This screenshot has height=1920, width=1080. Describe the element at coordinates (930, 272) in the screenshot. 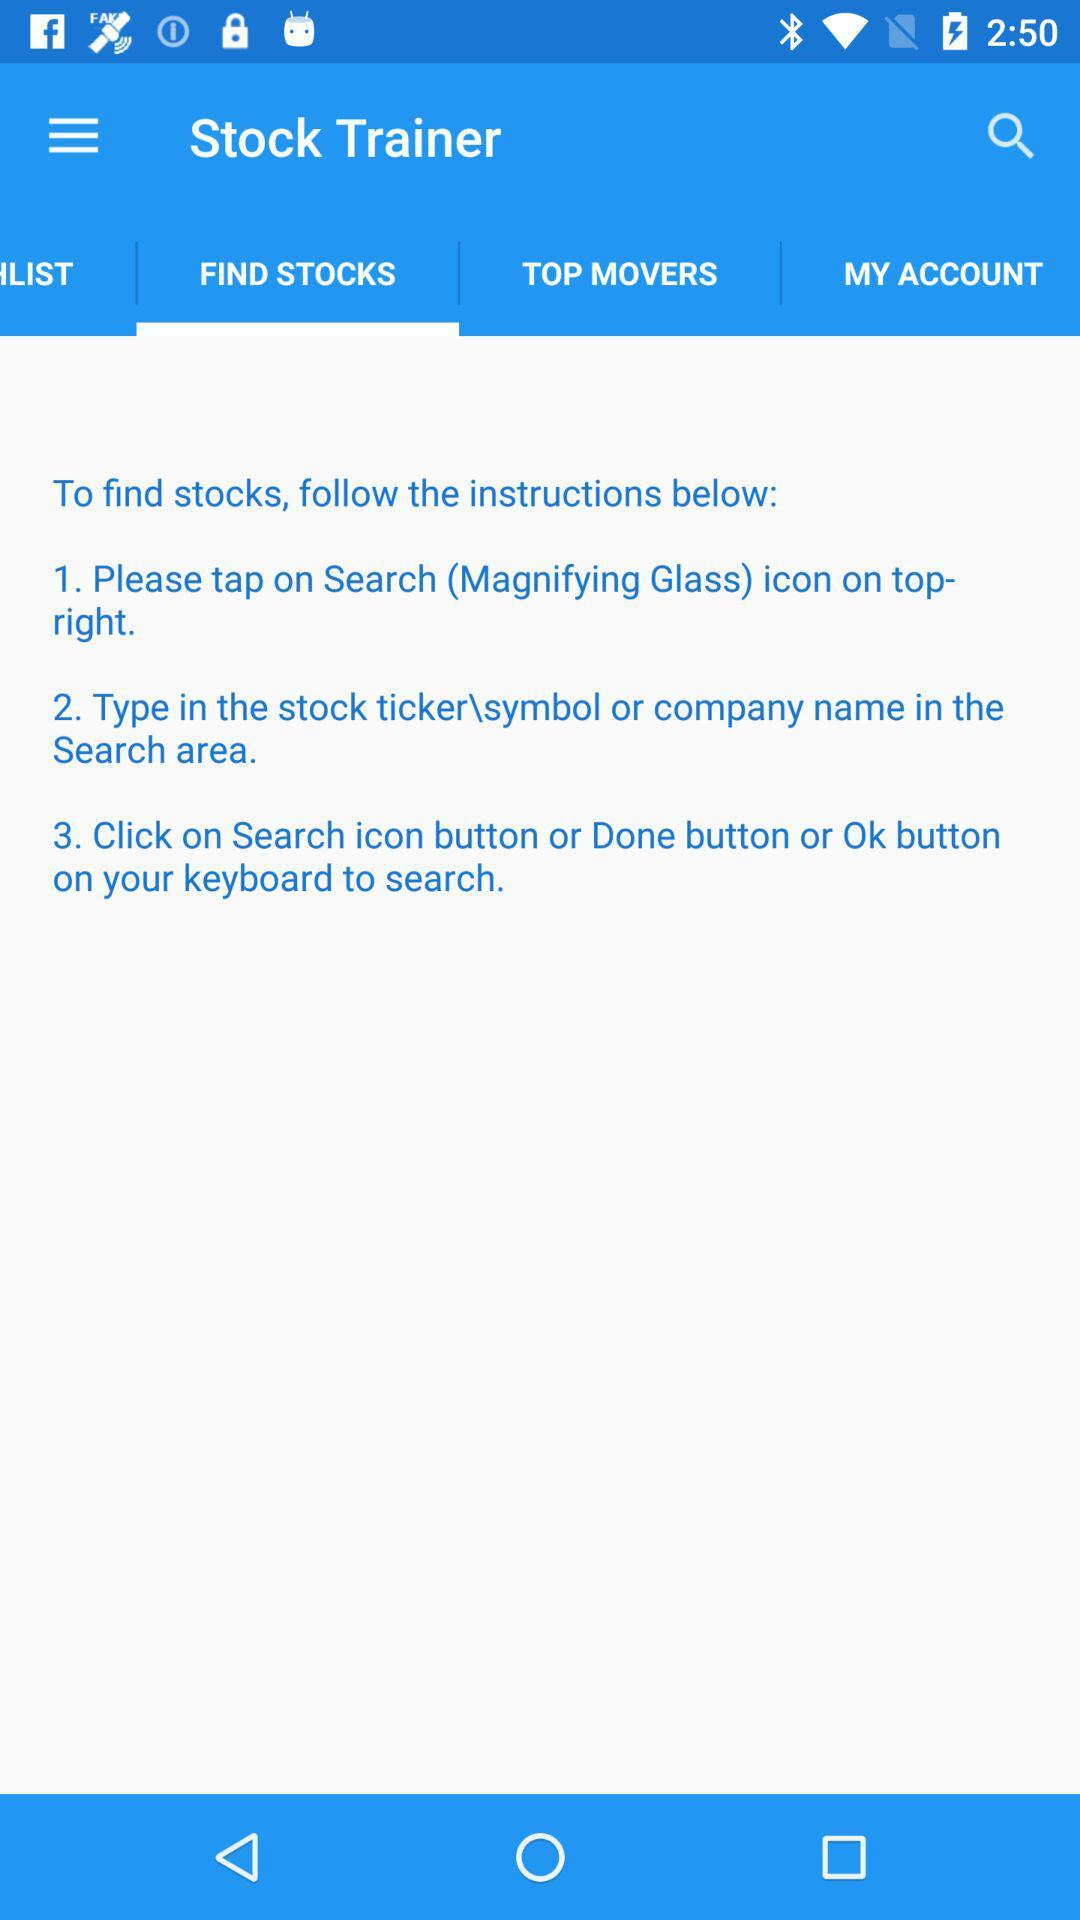

I see `my account item` at that location.